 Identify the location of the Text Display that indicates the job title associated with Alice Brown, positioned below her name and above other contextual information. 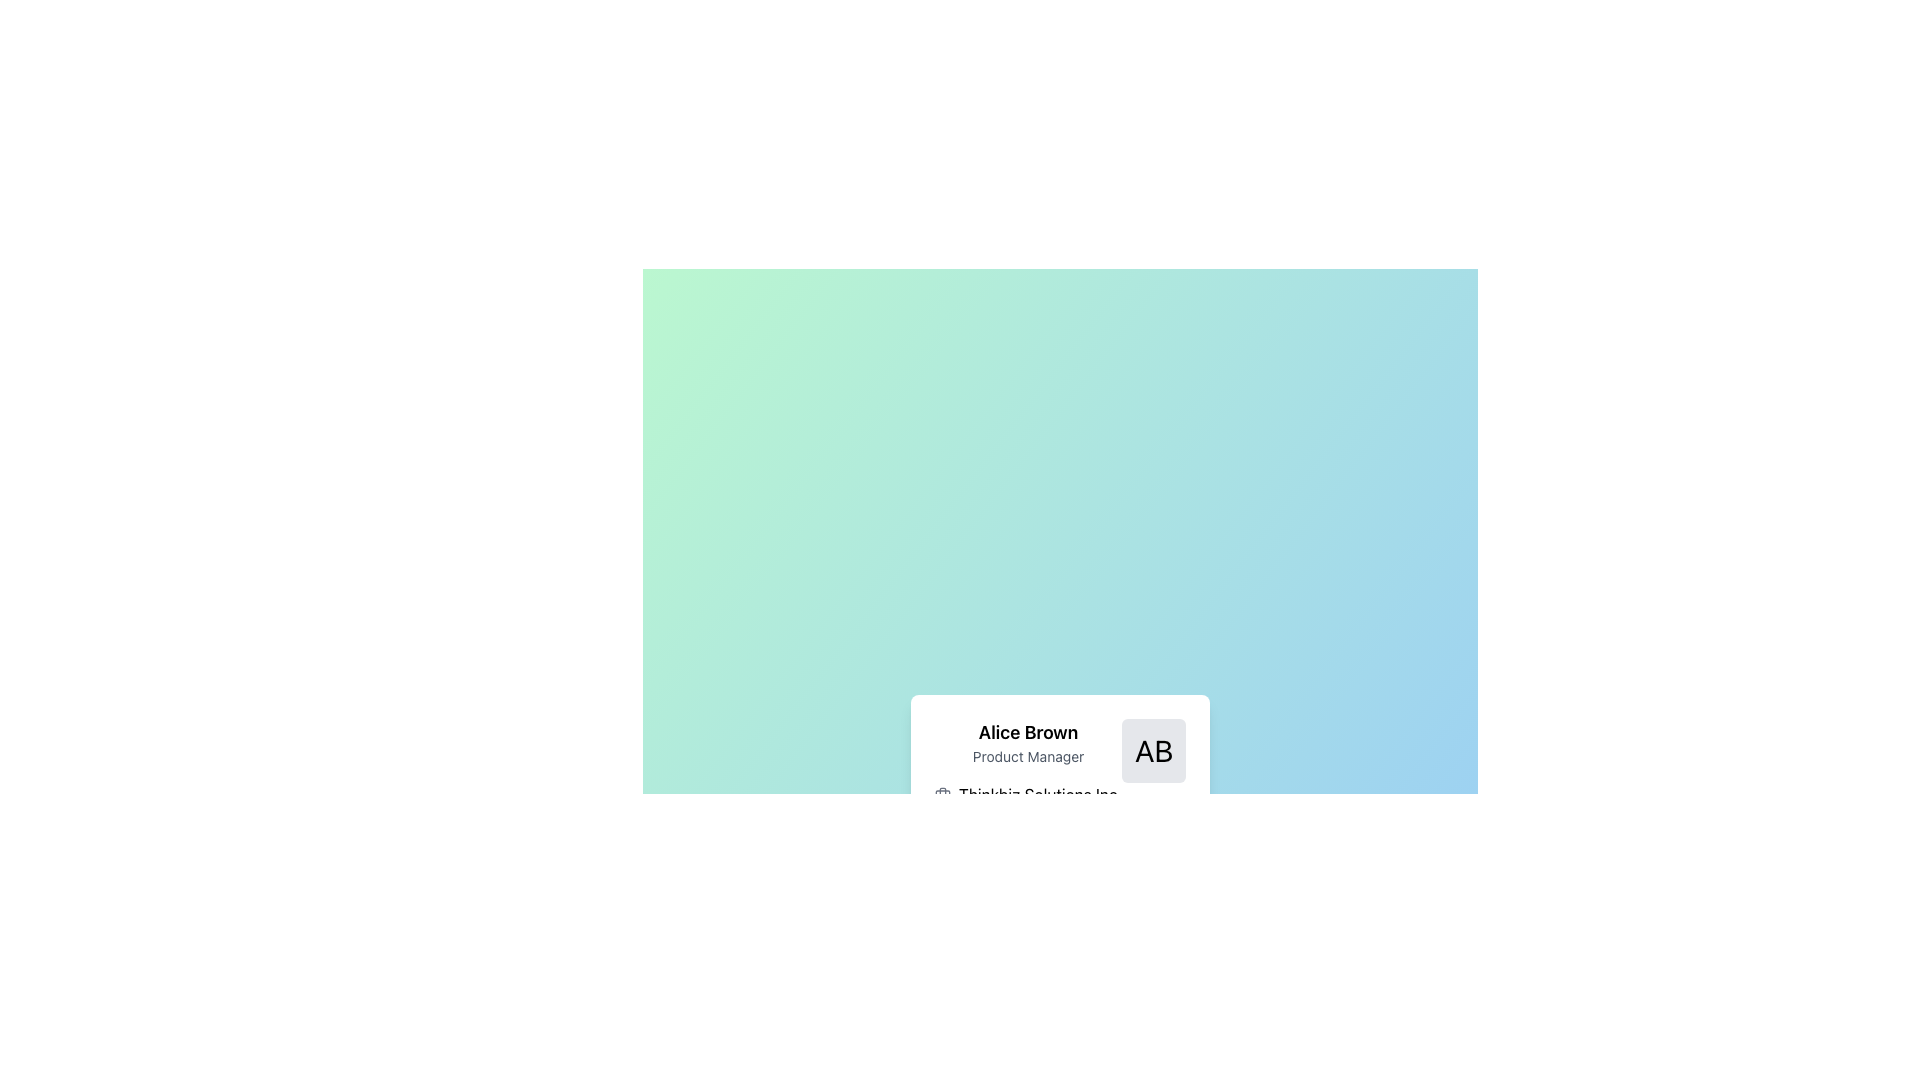
(1028, 756).